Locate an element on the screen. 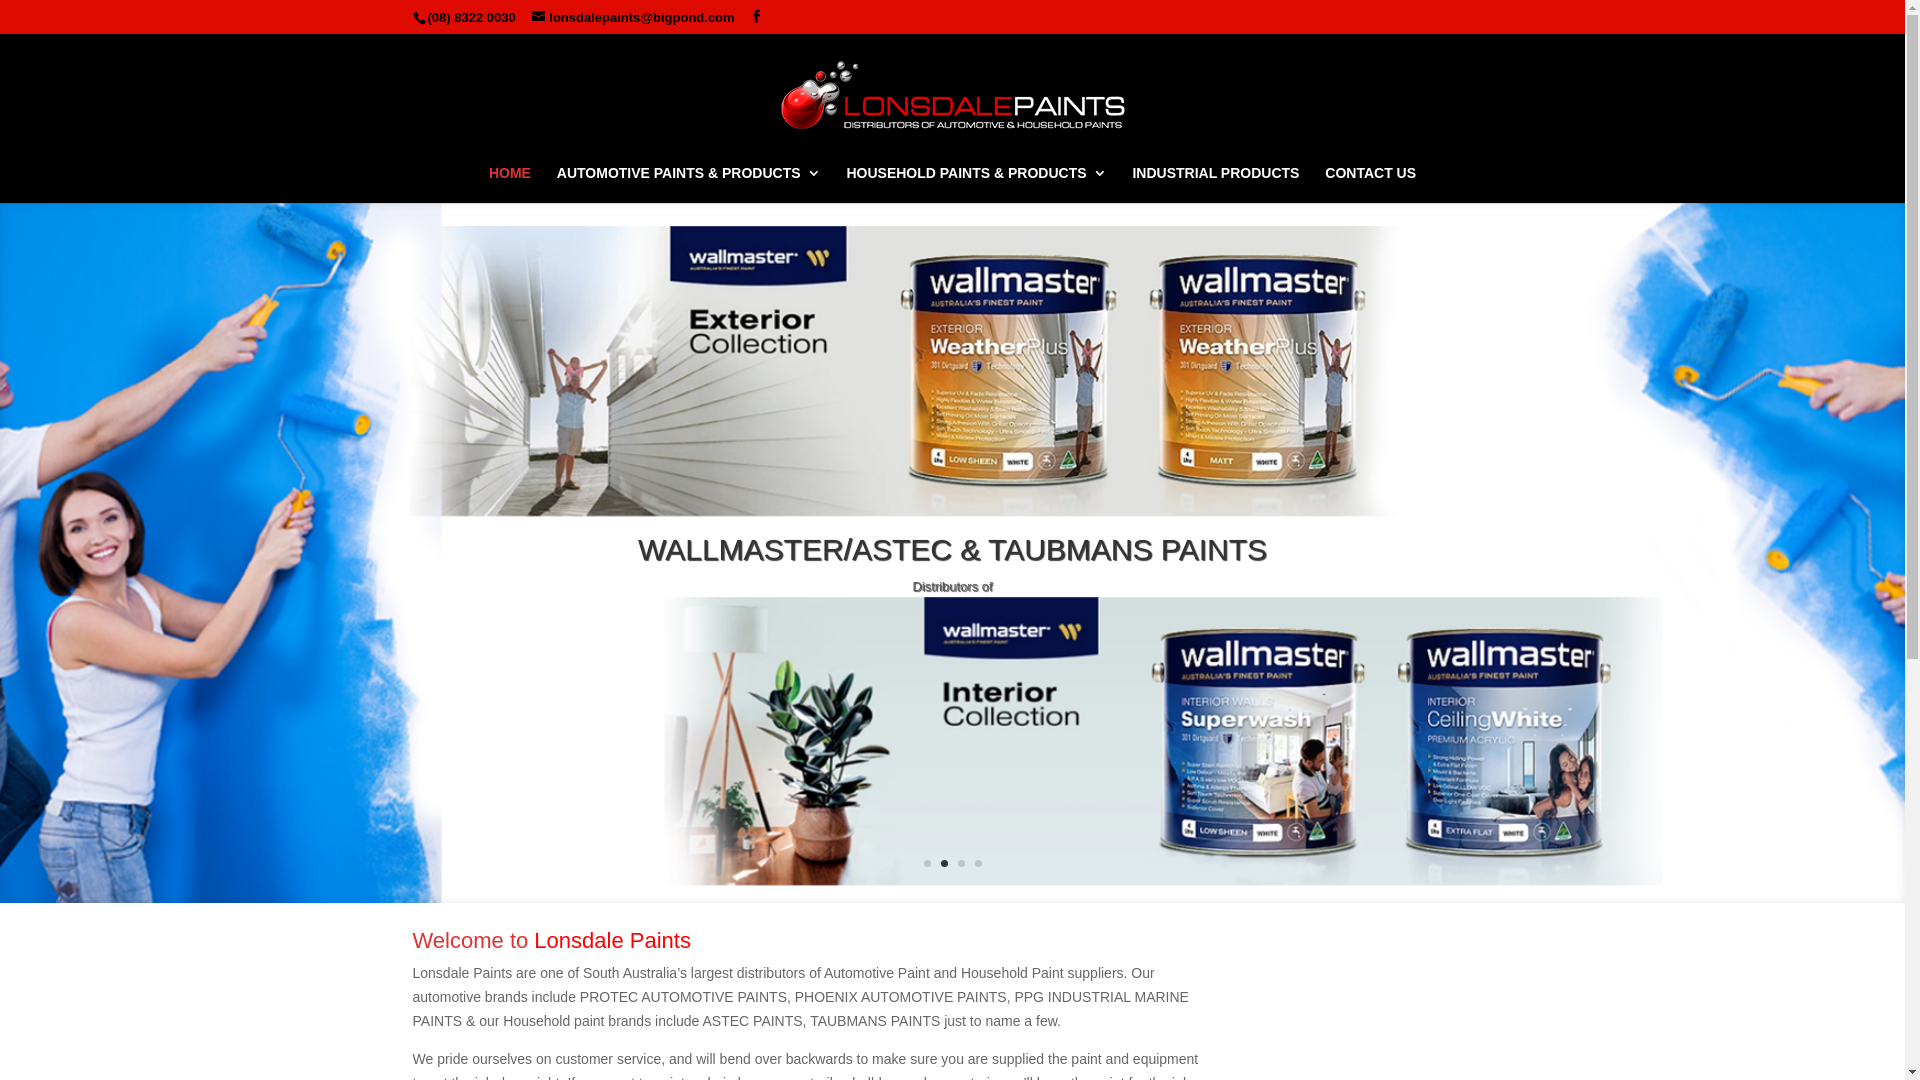 The width and height of the screenshot is (1920, 1080). 'AUTOMOTIVE PAINTS & PRODUCTS' is located at coordinates (689, 184).